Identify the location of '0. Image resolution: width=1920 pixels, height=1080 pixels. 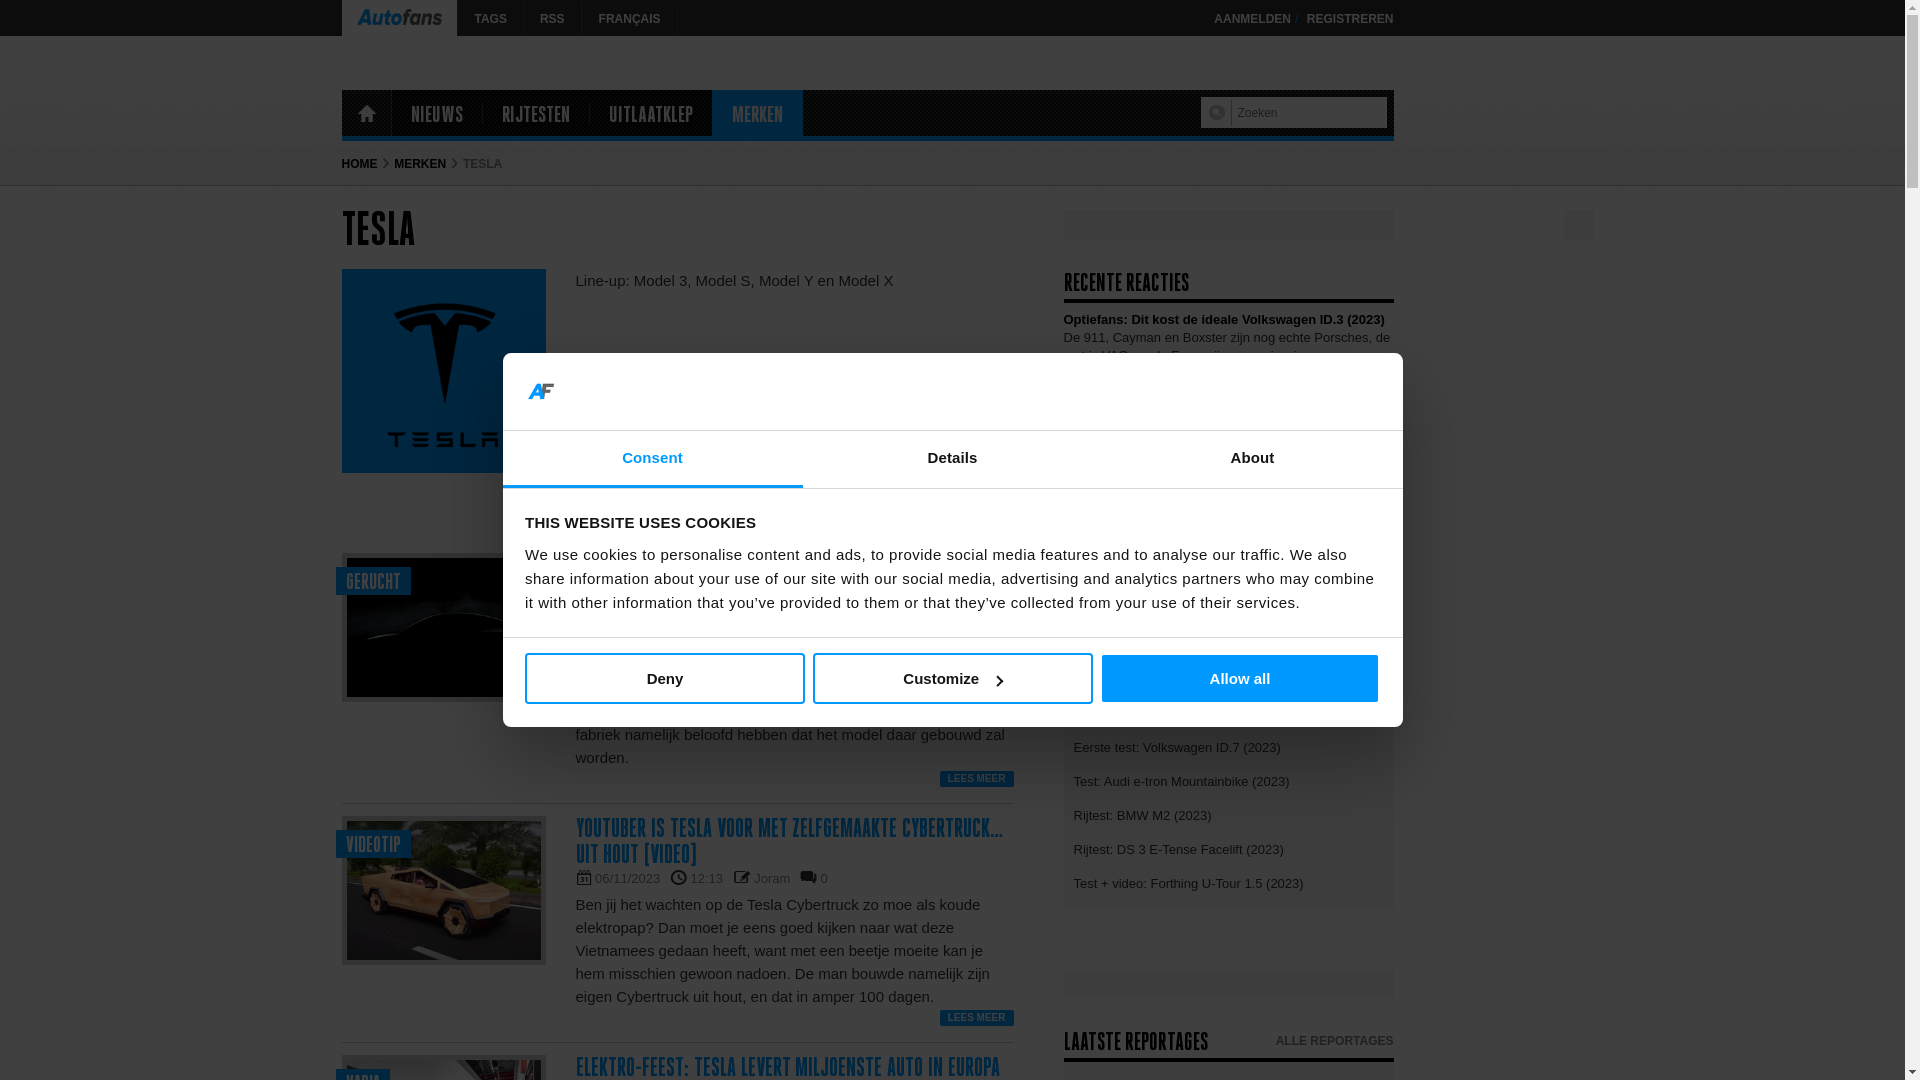
(824, 877).